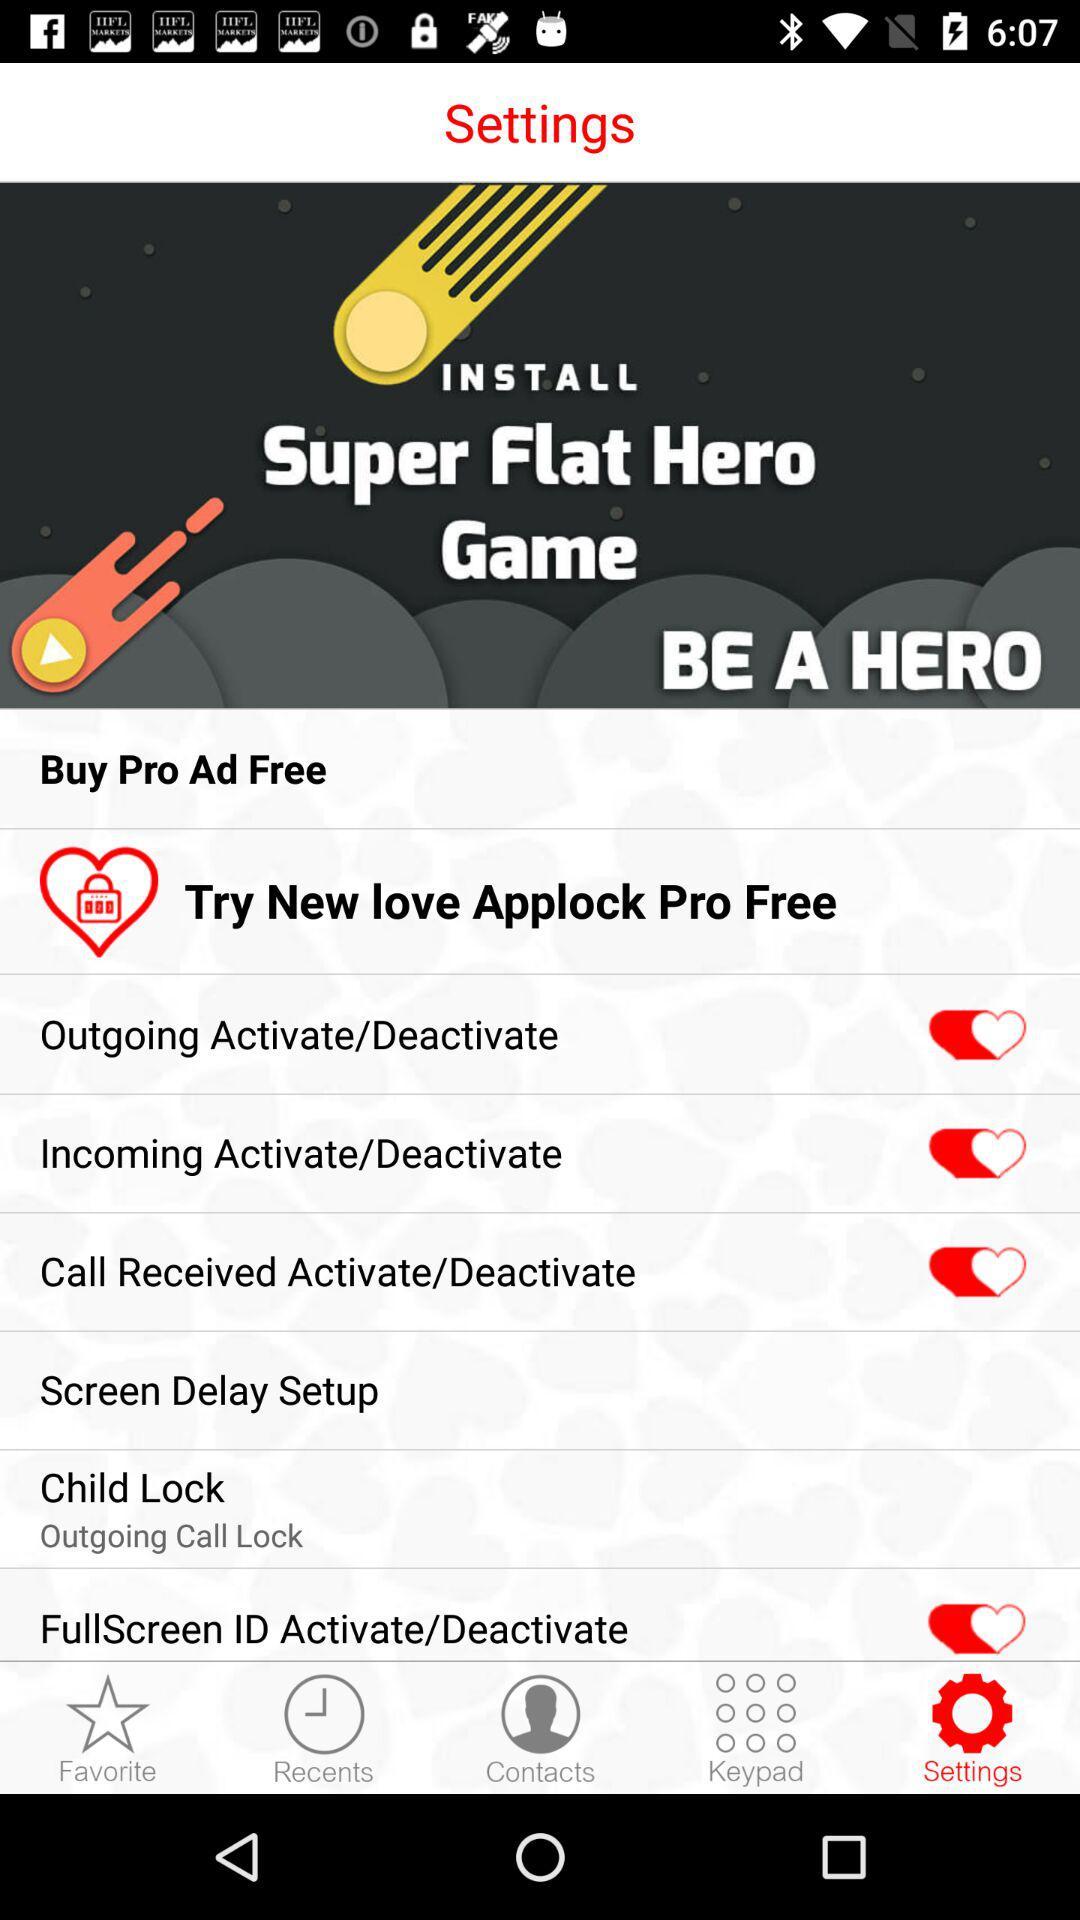  I want to click on switch off, so click(974, 1035).